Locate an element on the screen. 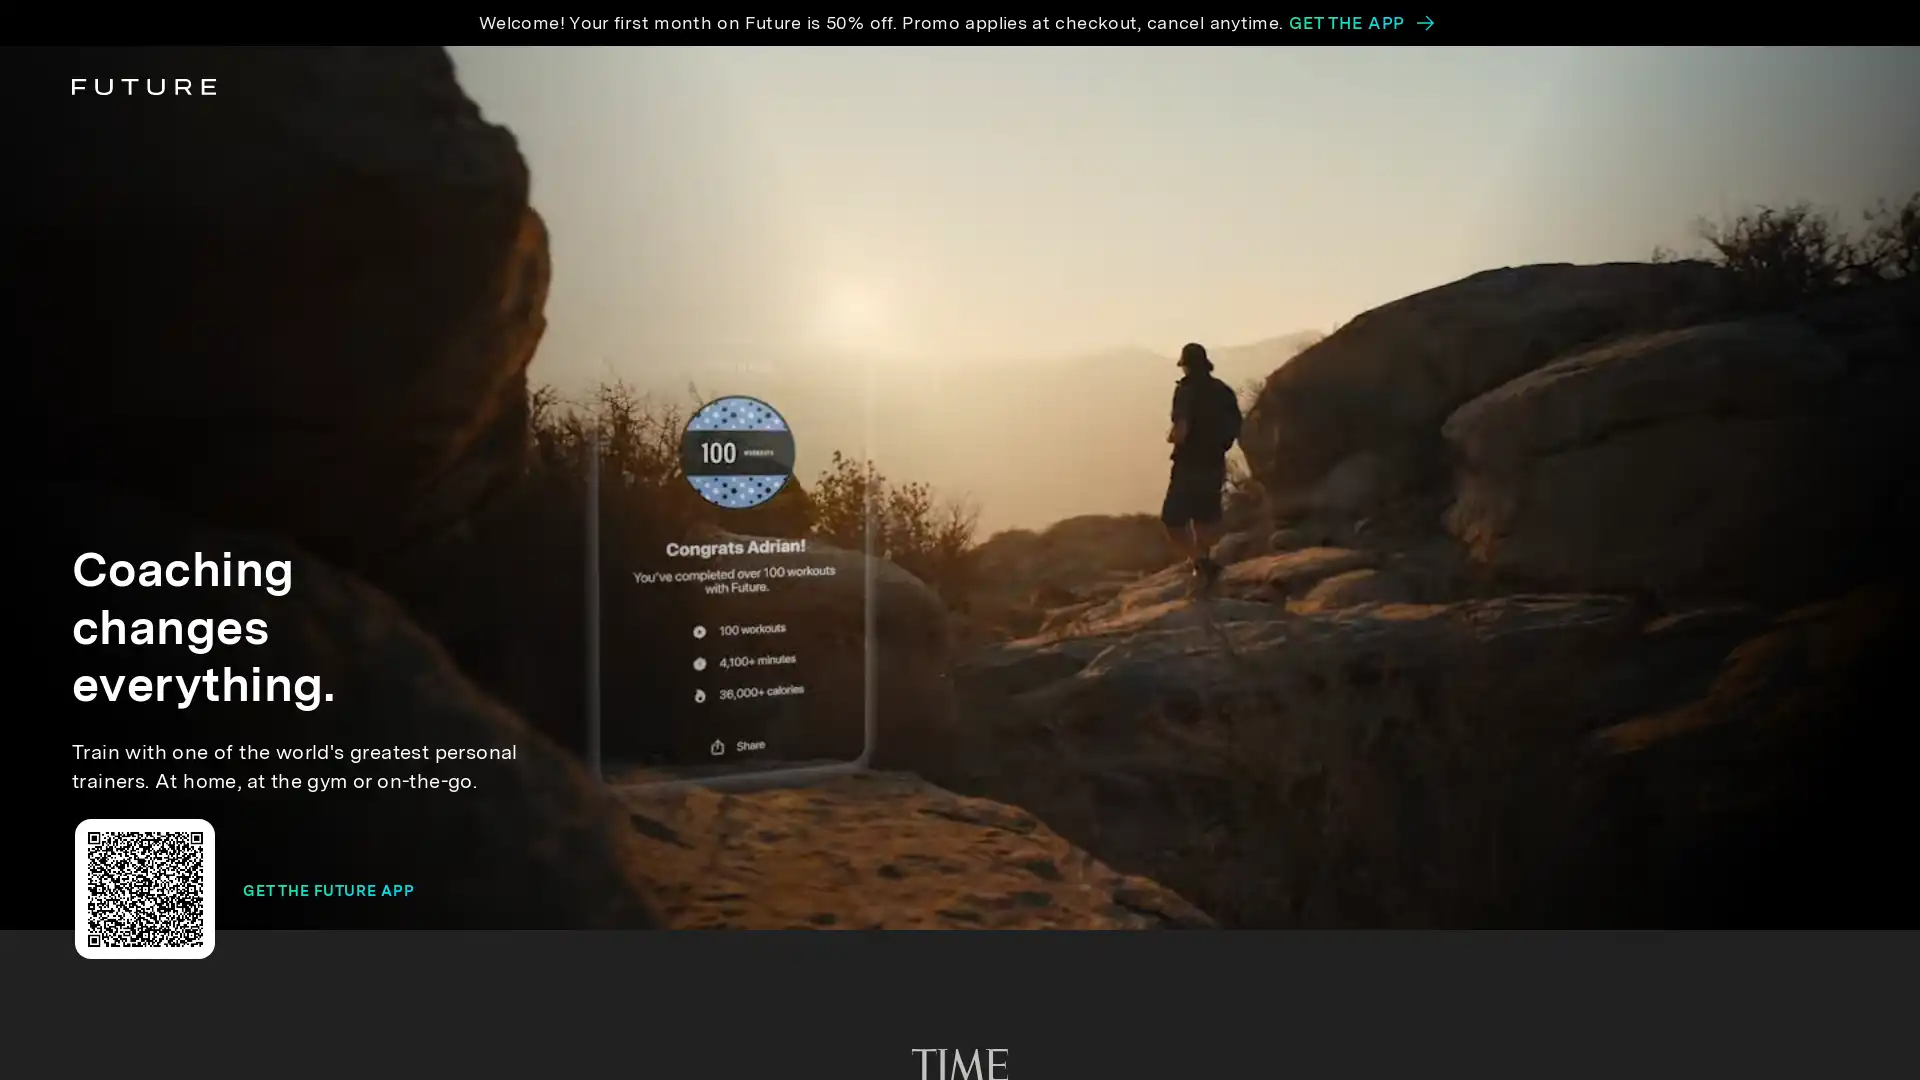 The height and width of the screenshot is (1080, 1920). GET THE APP is located at coordinates (1360, 23).